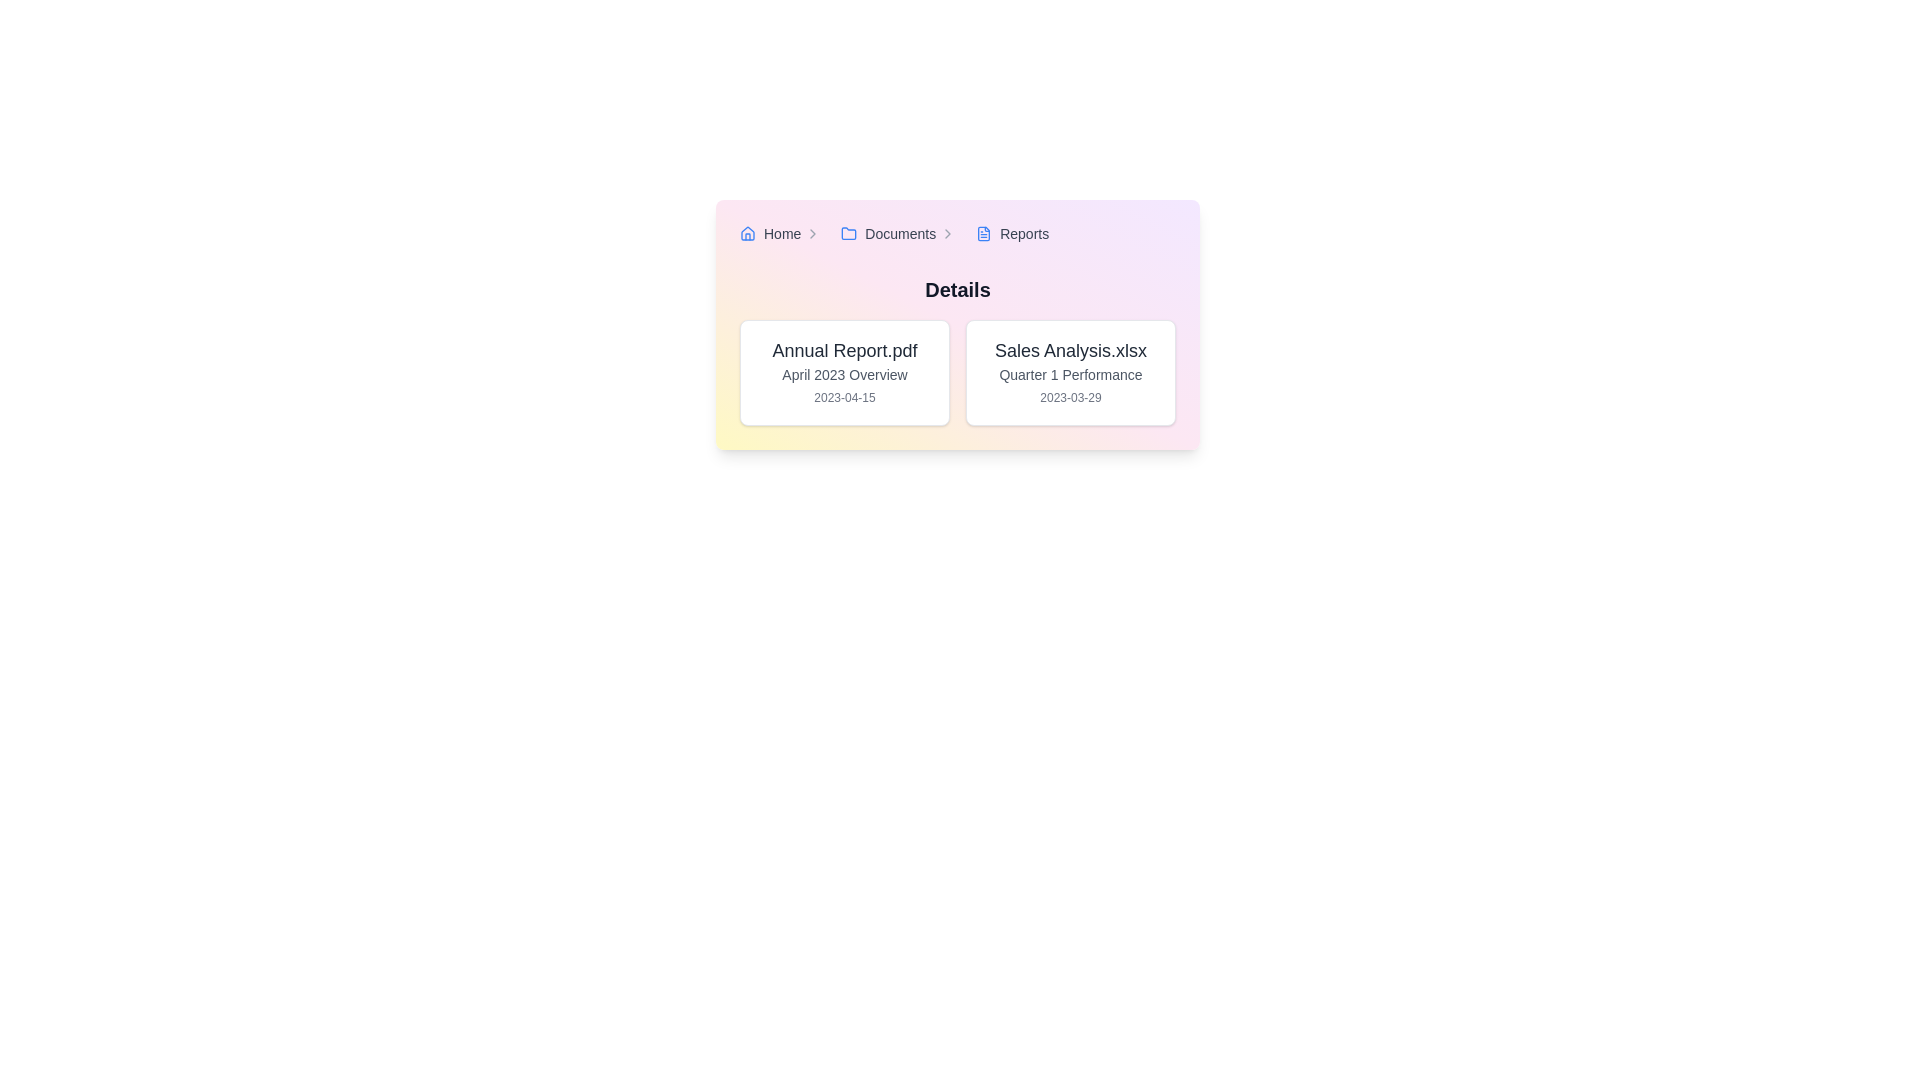 This screenshot has width=1920, height=1080. I want to click on the interactive hyperlink in the breadcrumb navigation bar that follows the folder icon and precedes the 'Home' link, so click(899, 233).